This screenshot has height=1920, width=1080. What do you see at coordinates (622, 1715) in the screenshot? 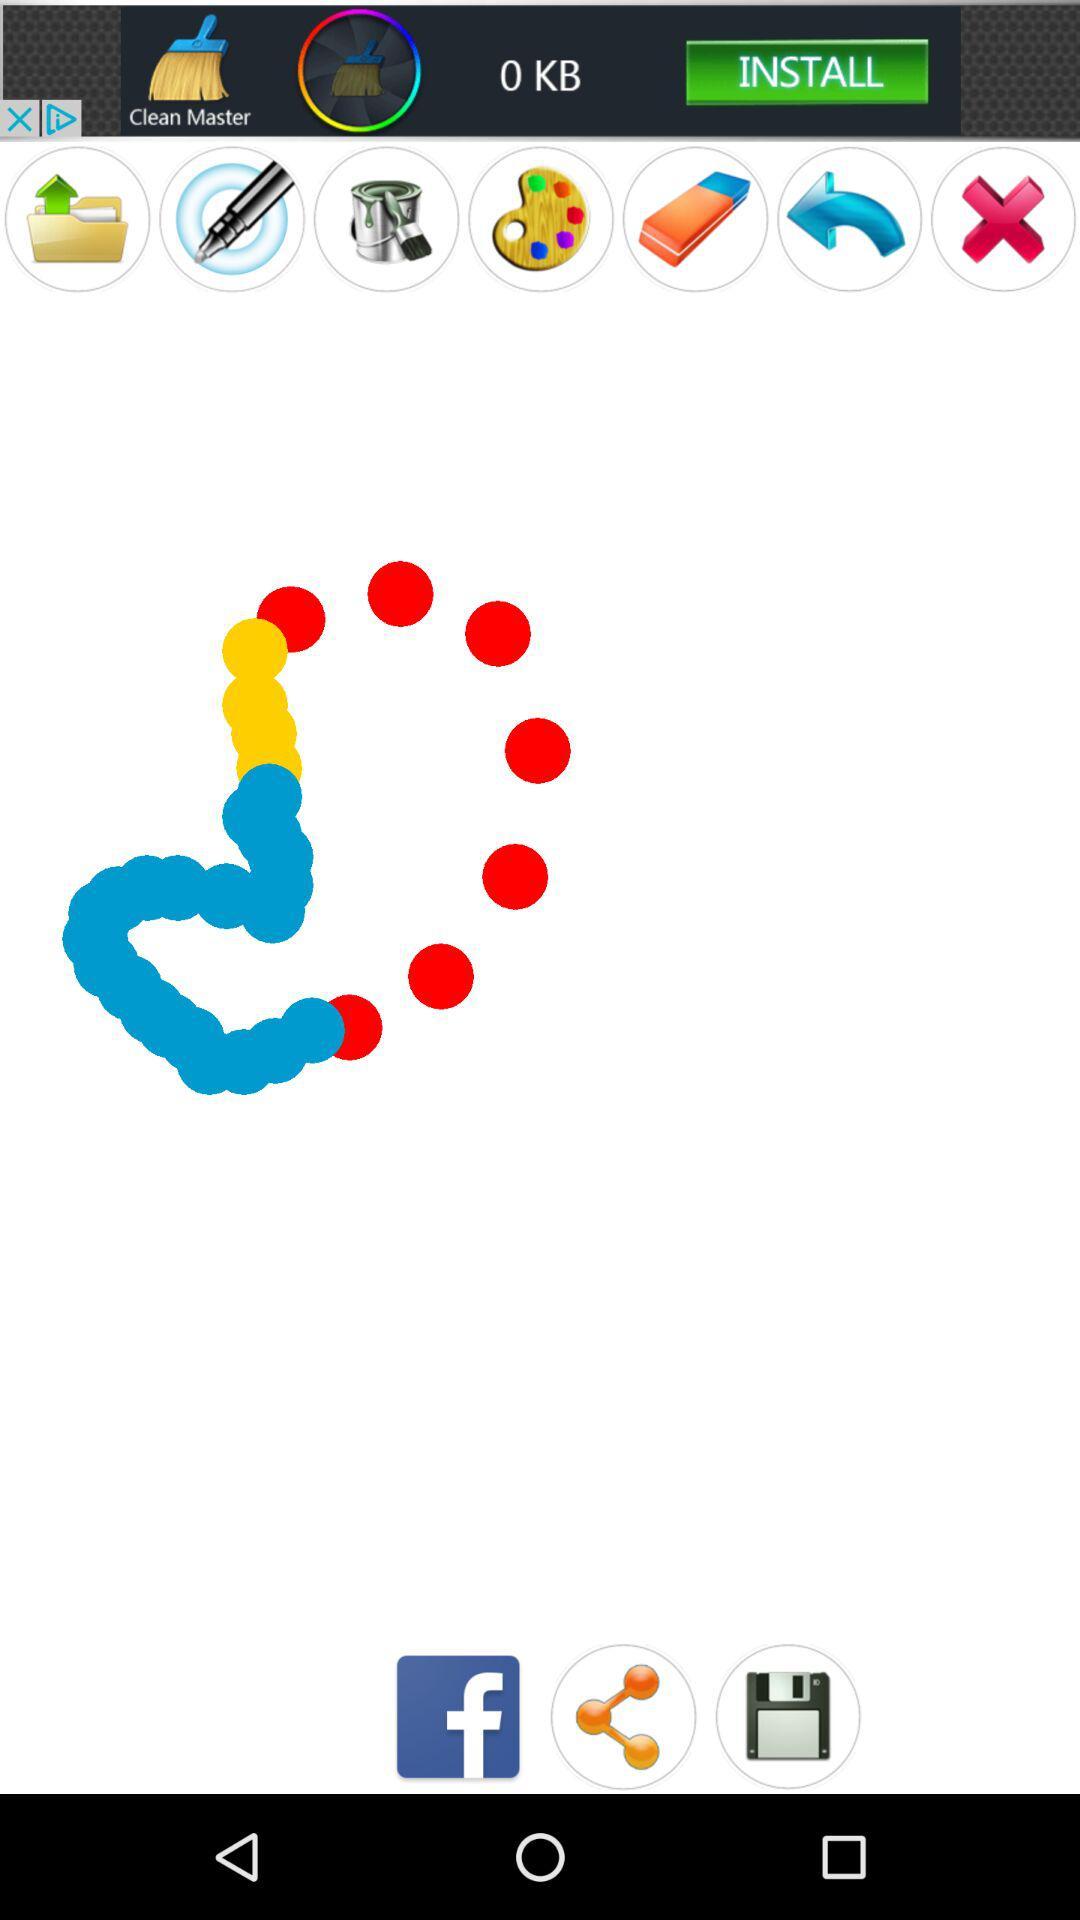
I see `check share option` at bounding box center [622, 1715].